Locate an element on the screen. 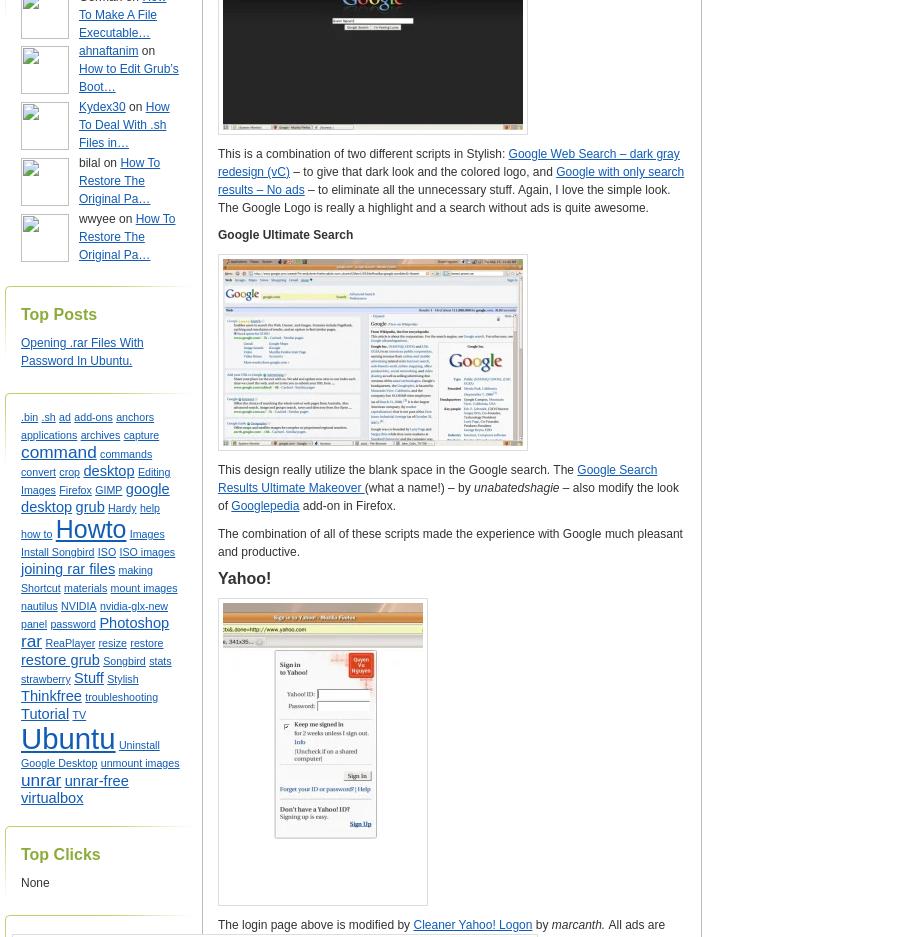 The image size is (904, 937). 'panel' is located at coordinates (32, 624).